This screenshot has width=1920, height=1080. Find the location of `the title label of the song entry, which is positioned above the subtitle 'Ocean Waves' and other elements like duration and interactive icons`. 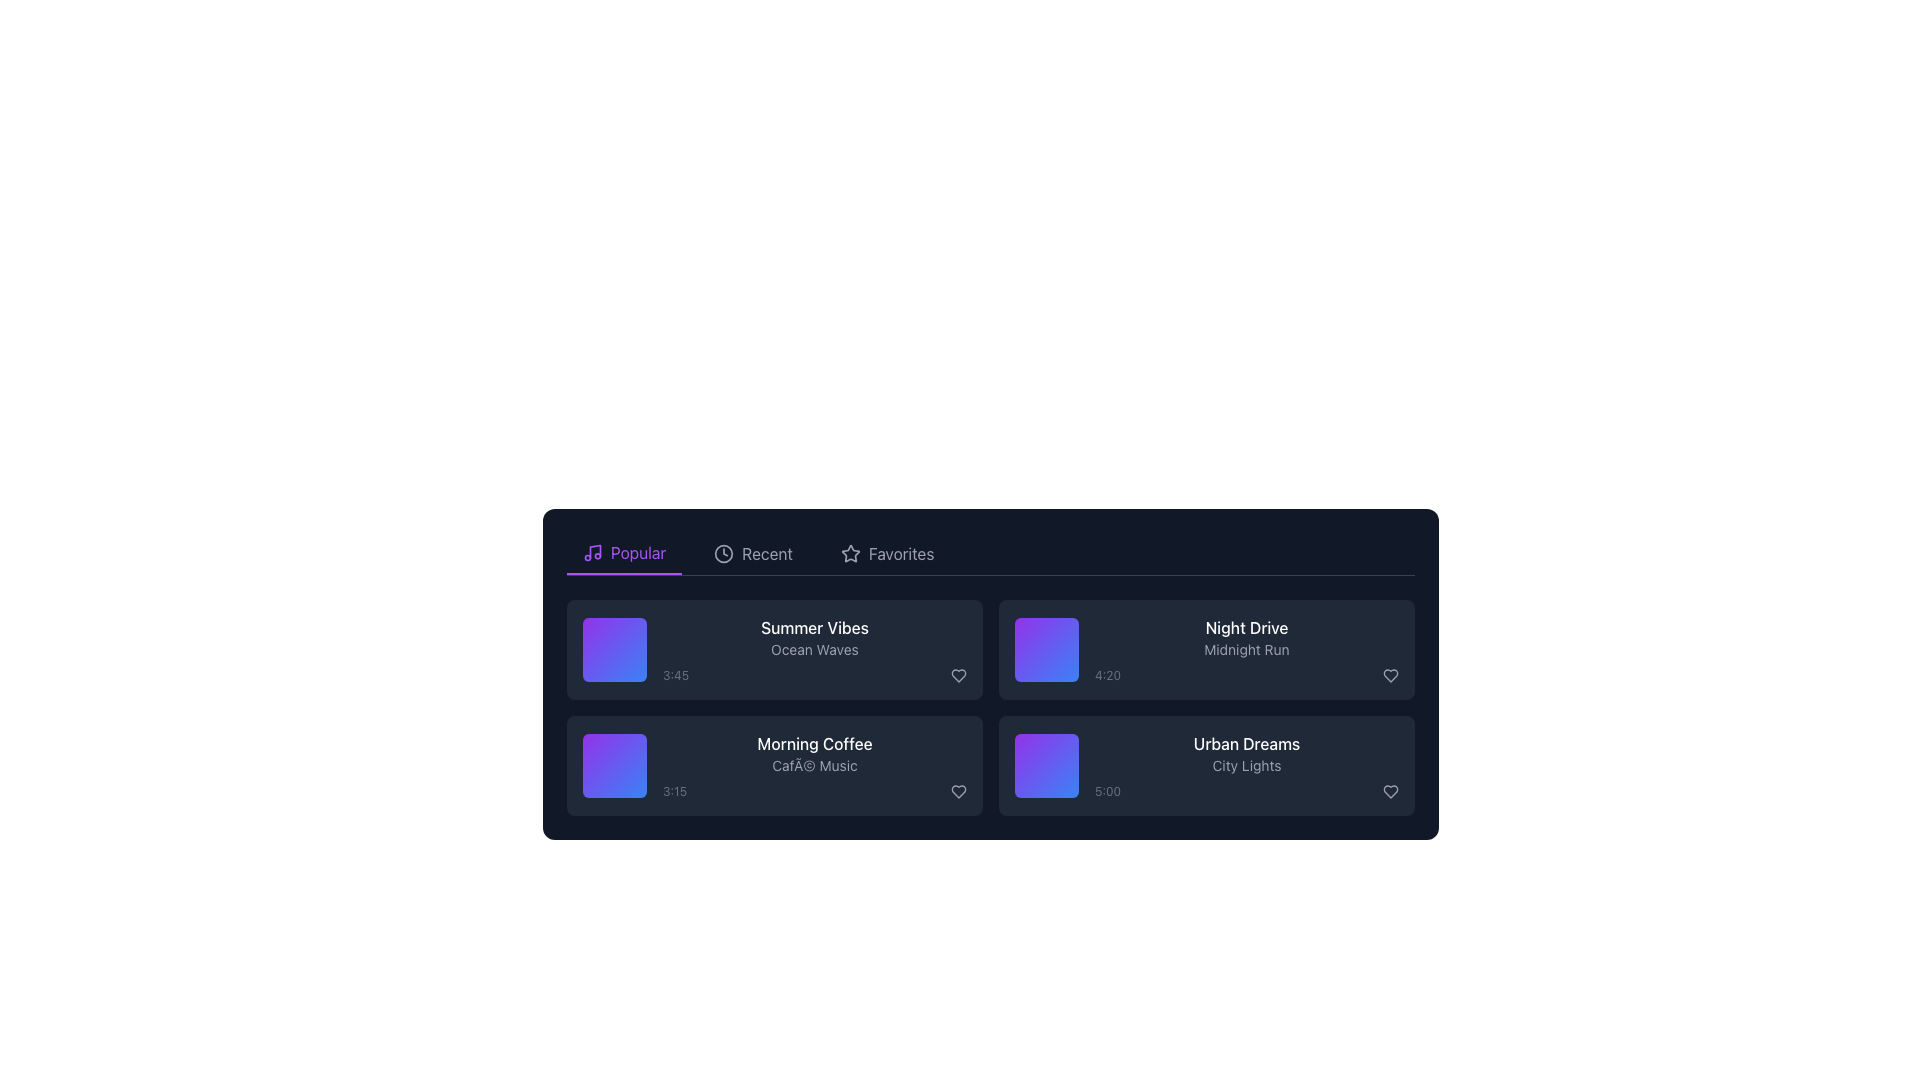

the title label of the song entry, which is positioned above the subtitle 'Ocean Waves' and other elements like duration and interactive icons is located at coordinates (815, 627).